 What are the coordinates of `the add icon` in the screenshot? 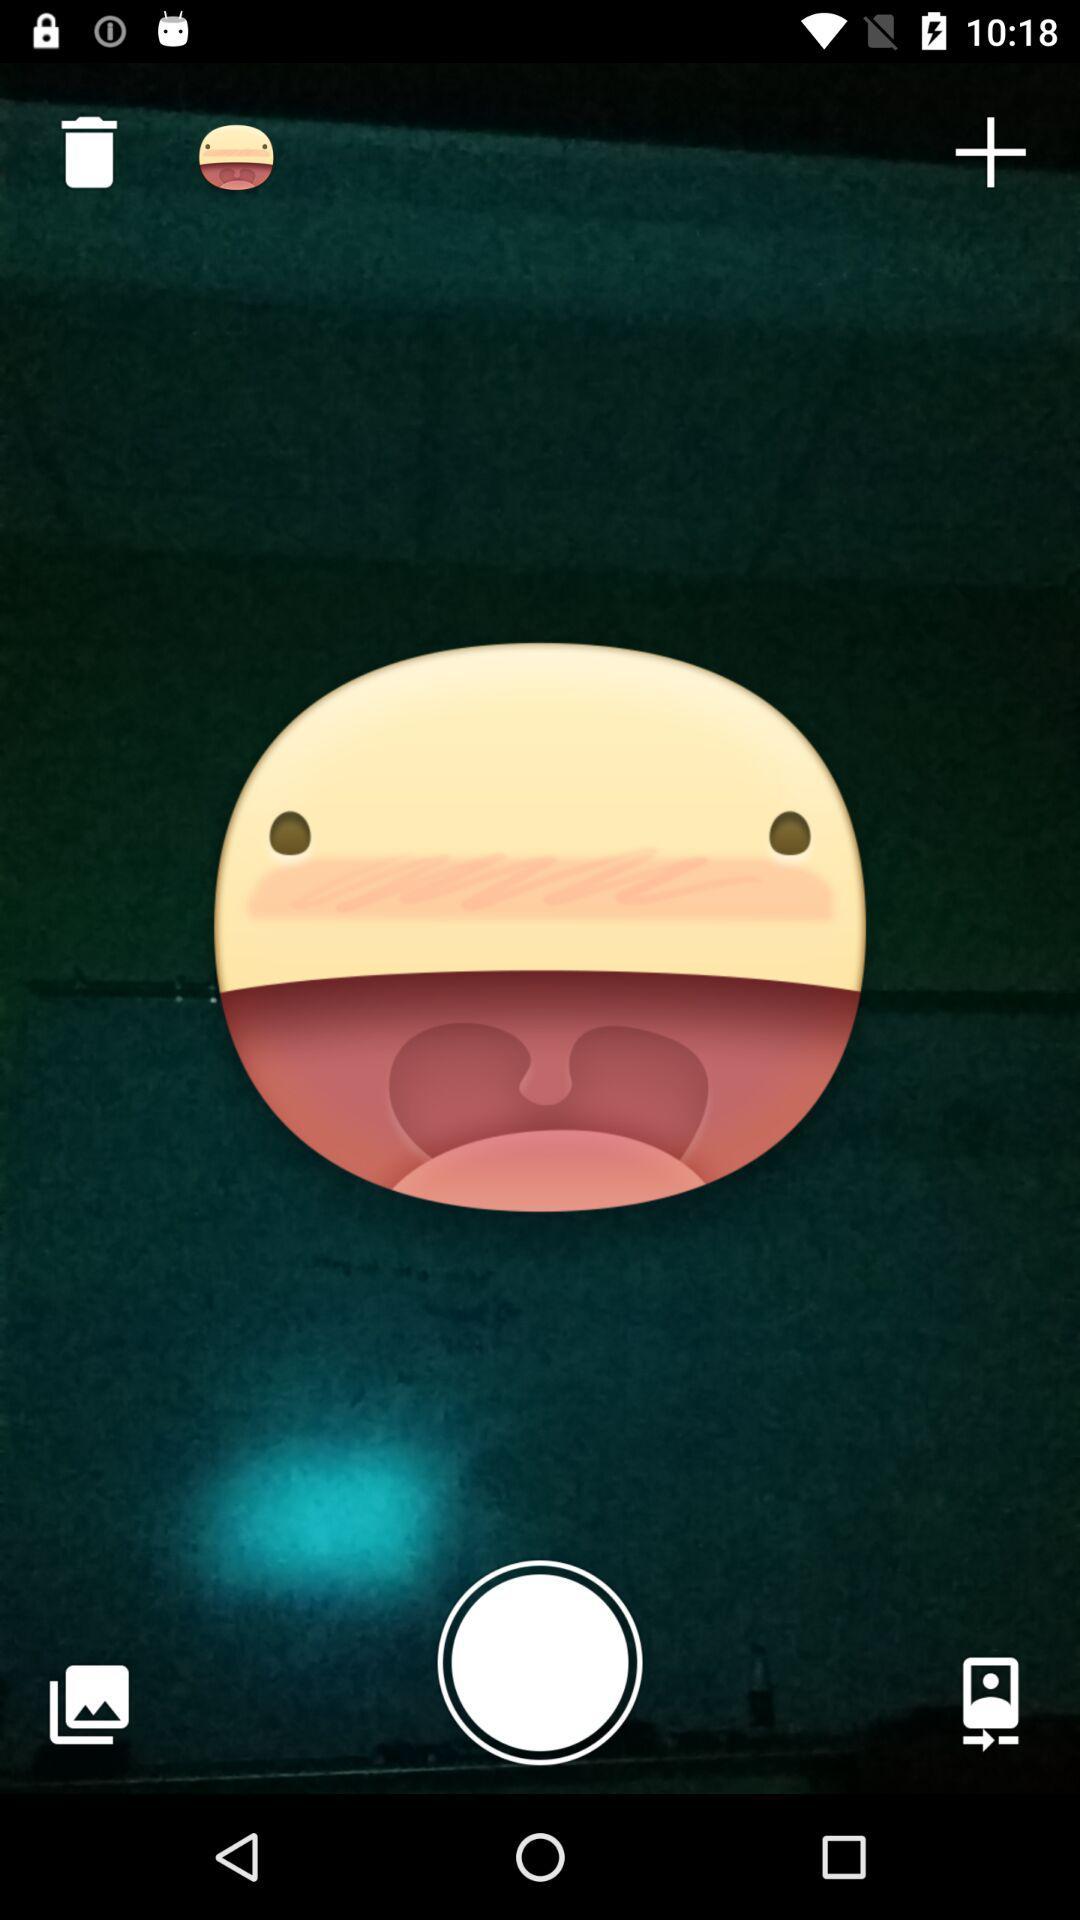 It's located at (990, 151).